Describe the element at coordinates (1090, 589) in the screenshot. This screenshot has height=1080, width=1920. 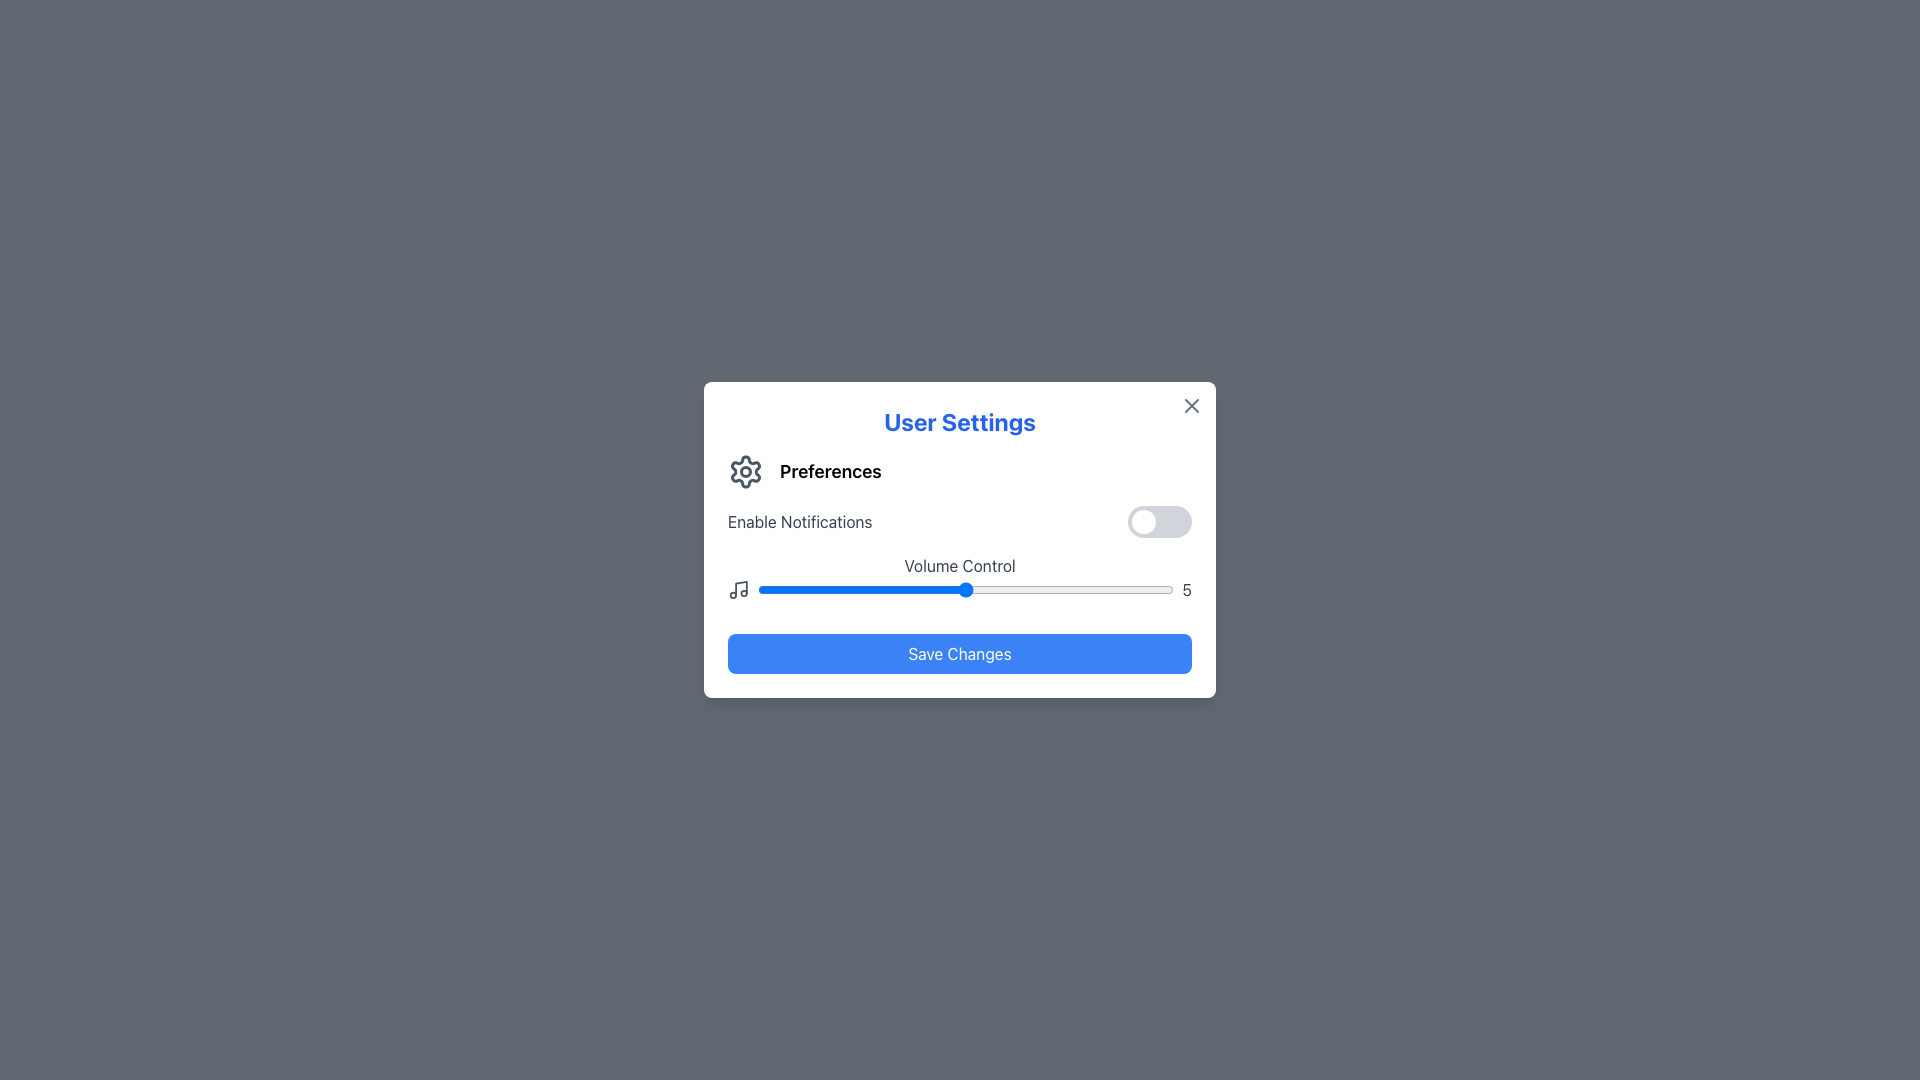
I see `the volume level` at that location.